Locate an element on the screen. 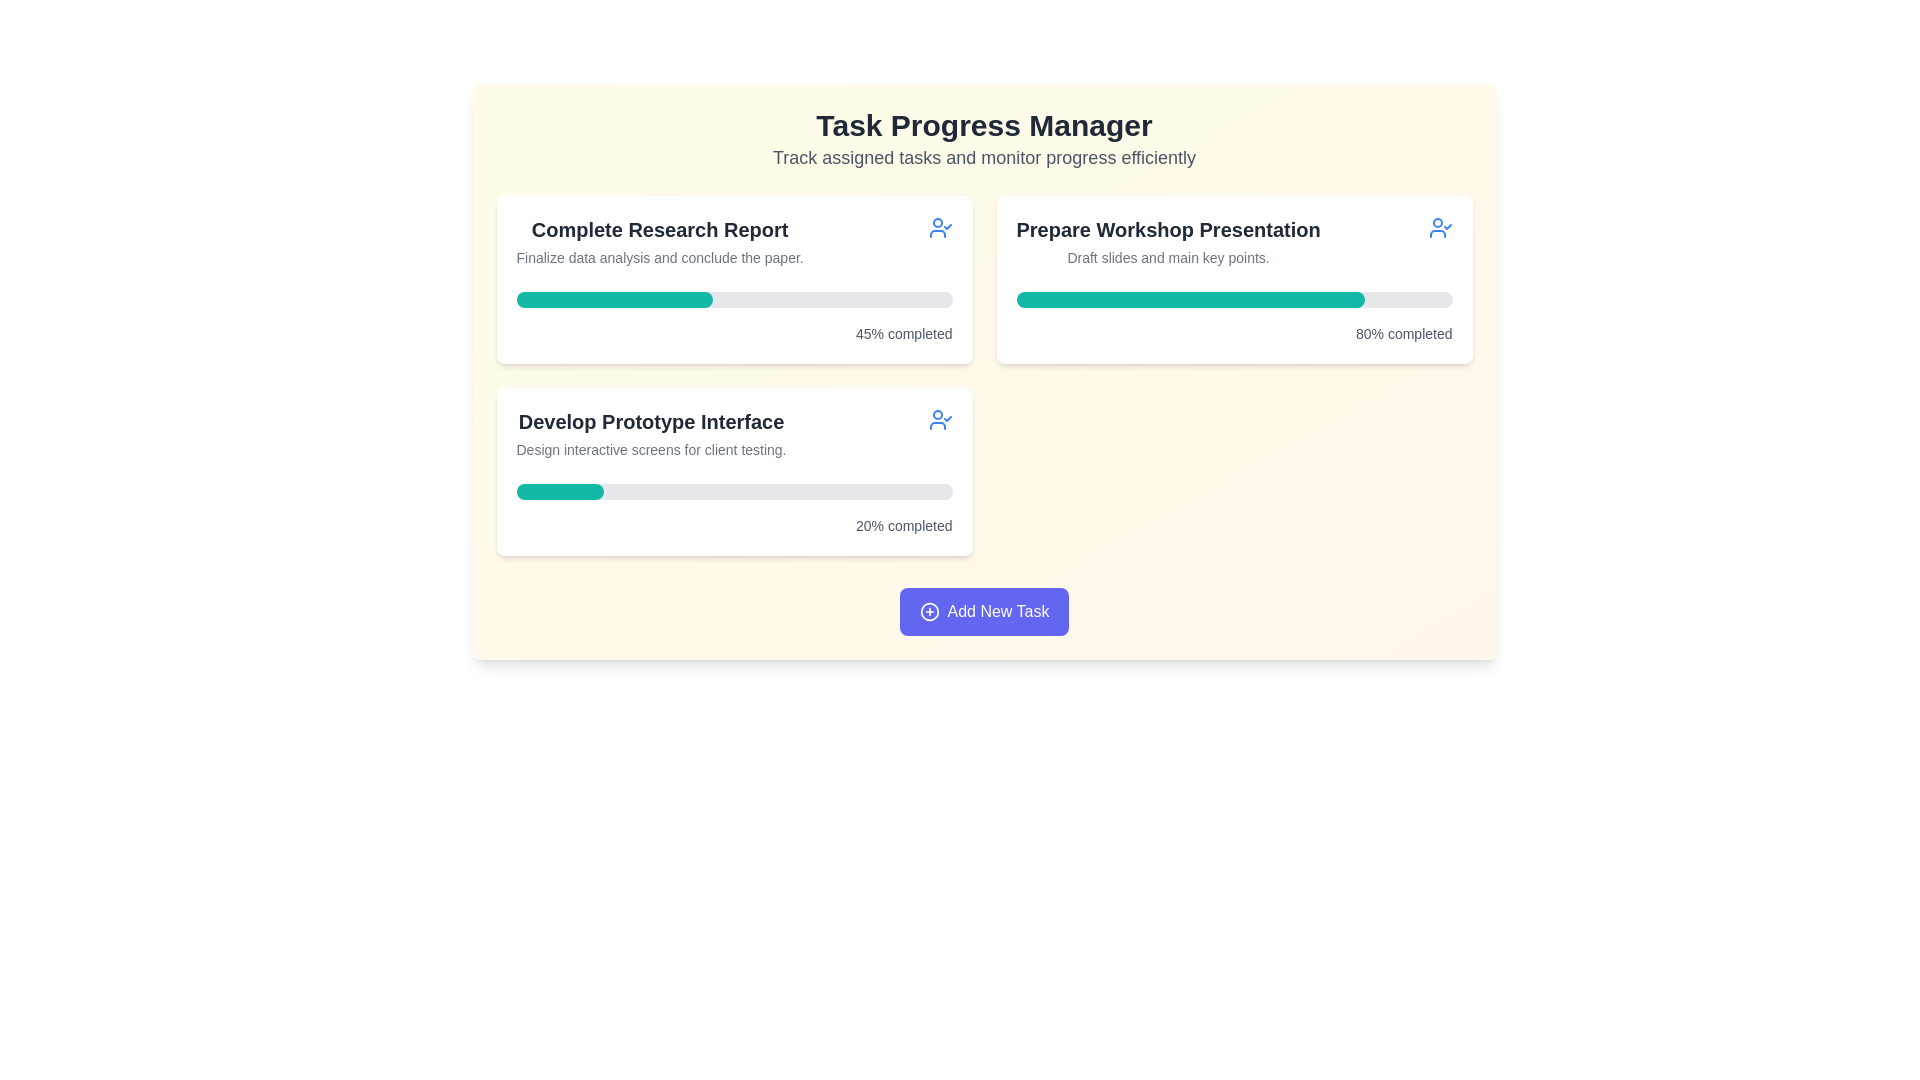  the text block containing the heading 'Develop Prototype Interface' and subtext 'Design interactive screens for client testing' is located at coordinates (733, 433).